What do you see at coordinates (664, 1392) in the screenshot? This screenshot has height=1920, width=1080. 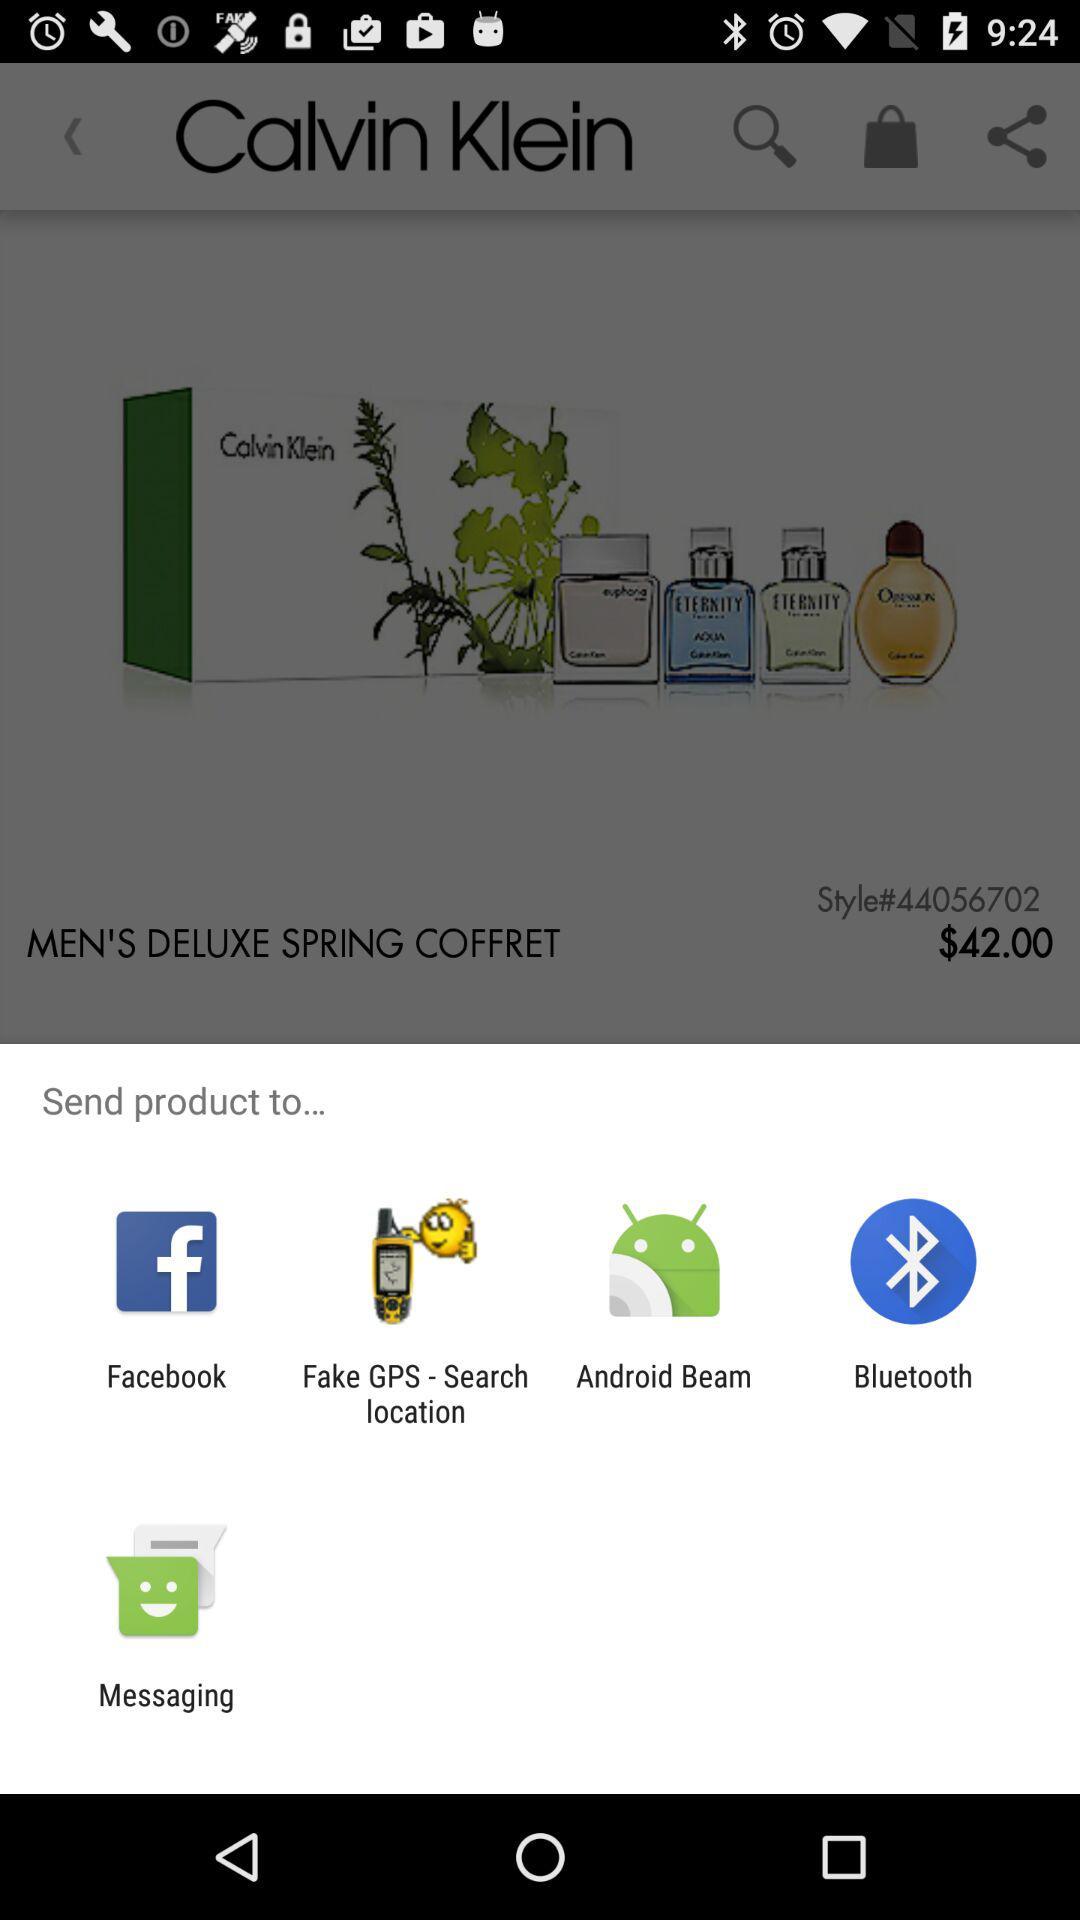 I see `item to the left of the bluetooth app` at bounding box center [664, 1392].